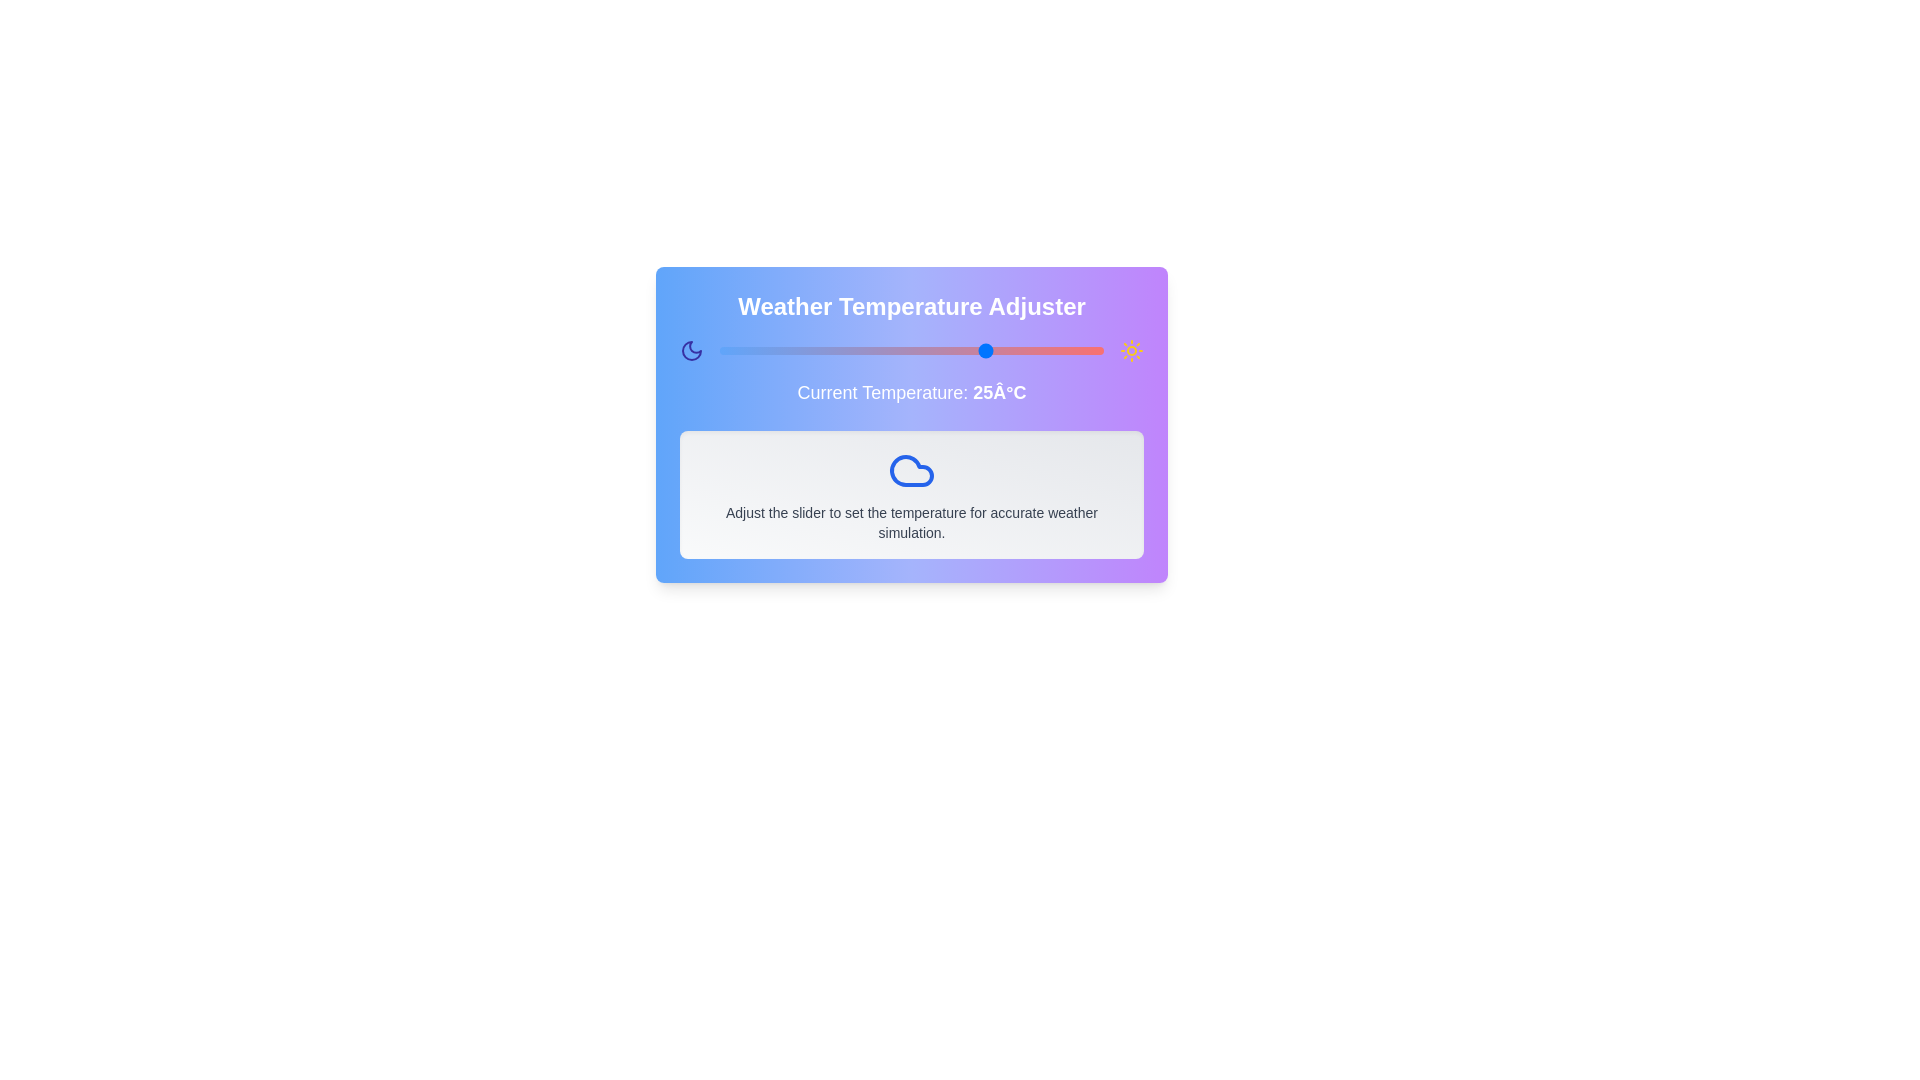  Describe the element at coordinates (765, 350) in the screenshot. I see `the slider to set the temperature to -4°C` at that location.